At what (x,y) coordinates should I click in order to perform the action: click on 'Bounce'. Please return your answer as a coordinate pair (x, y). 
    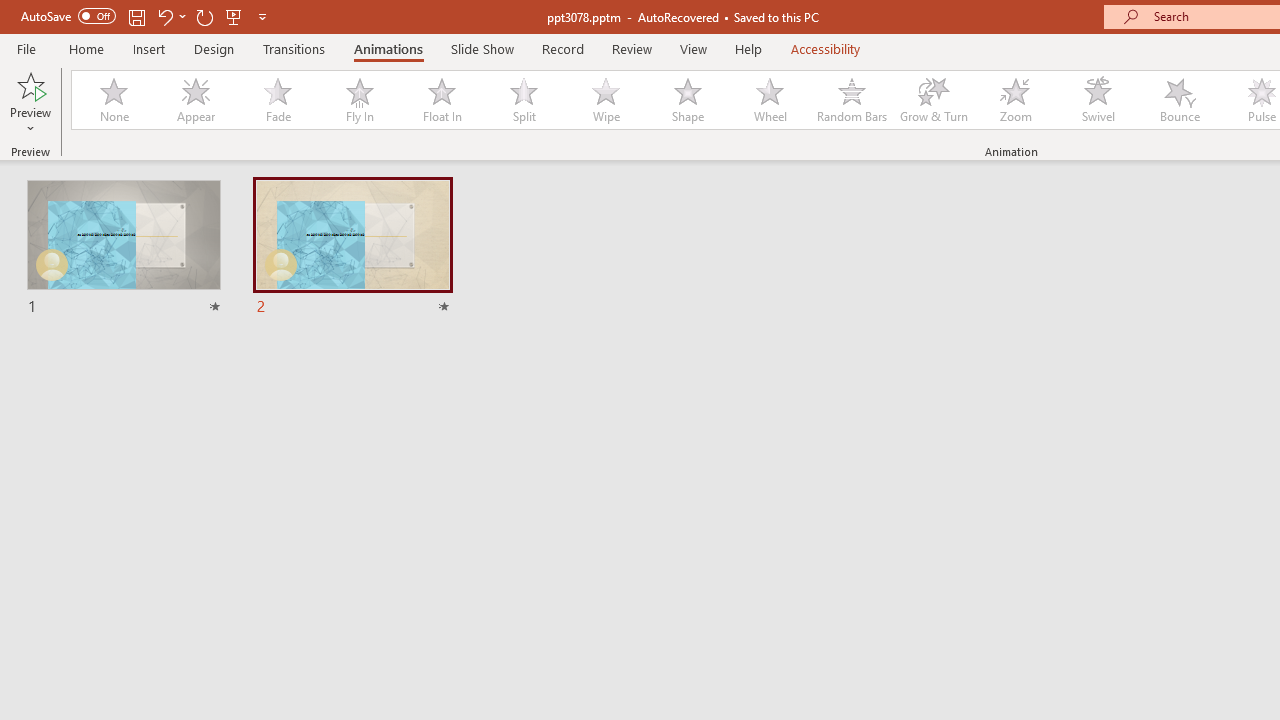
    Looking at the image, I should click on (1180, 100).